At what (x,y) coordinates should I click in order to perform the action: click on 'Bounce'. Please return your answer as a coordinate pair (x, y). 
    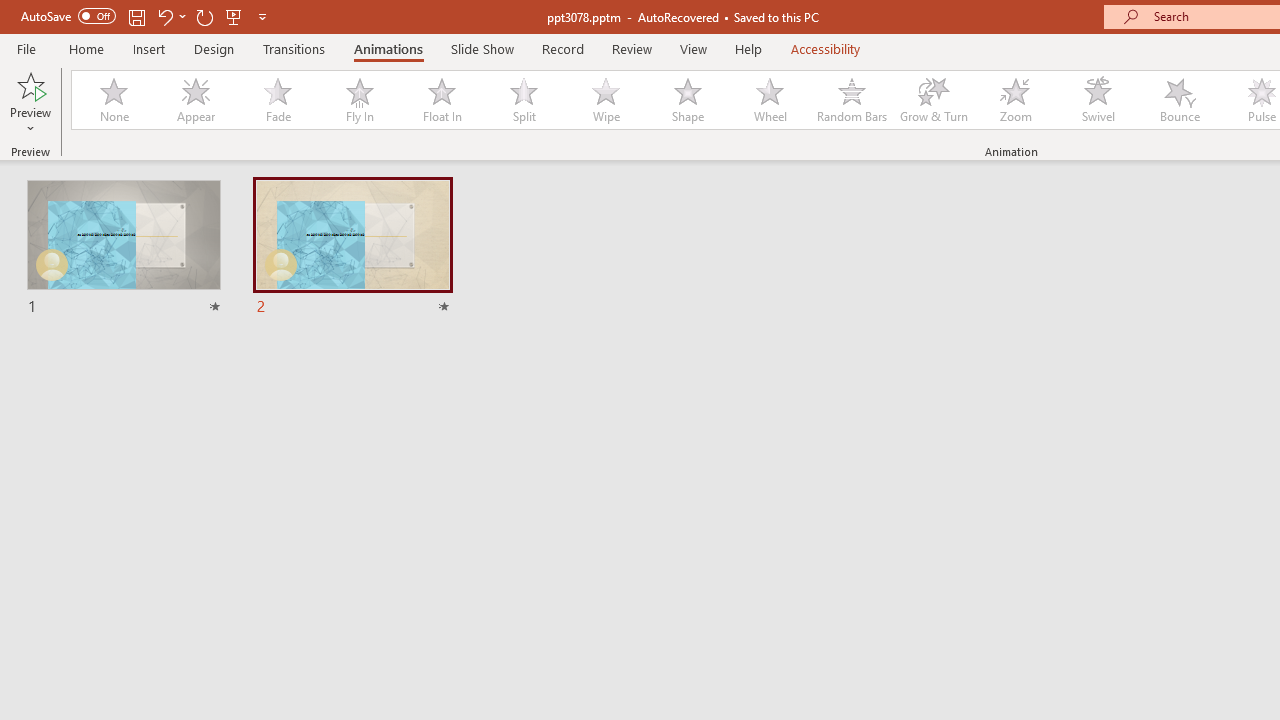
    Looking at the image, I should click on (1180, 100).